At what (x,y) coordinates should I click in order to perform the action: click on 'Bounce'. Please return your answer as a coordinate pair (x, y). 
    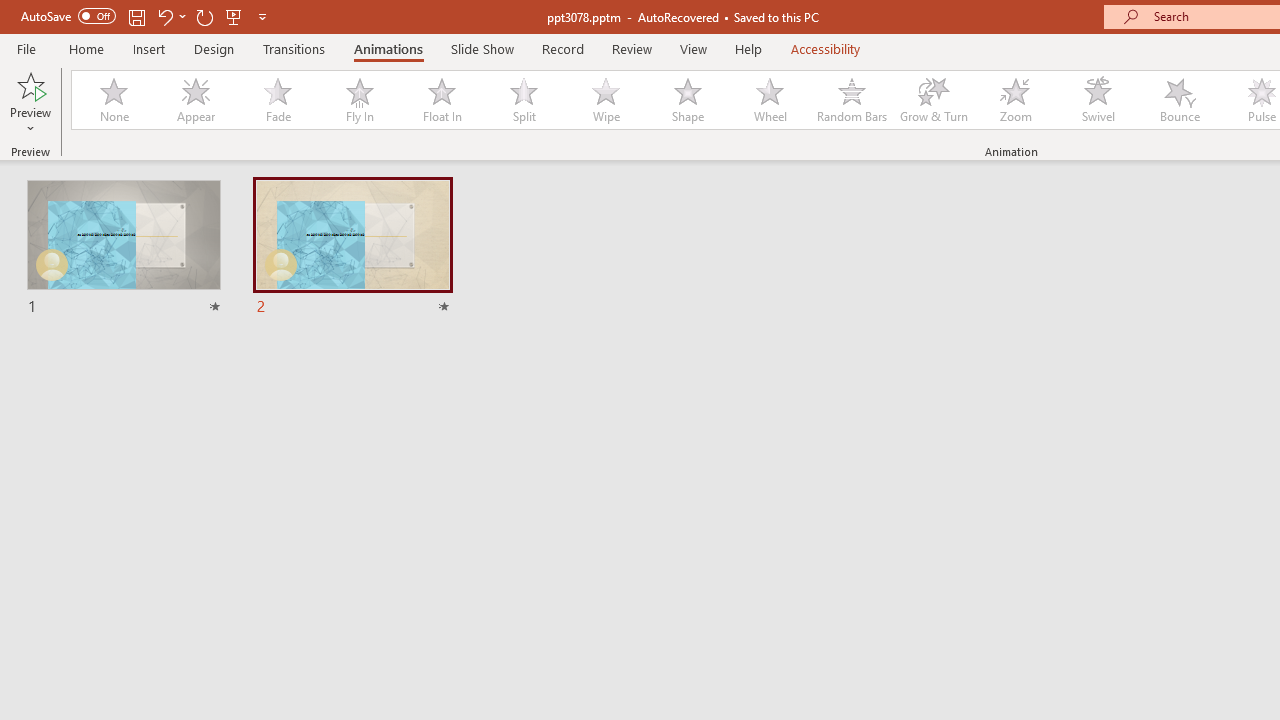
    Looking at the image, I should click on (1180, 100).